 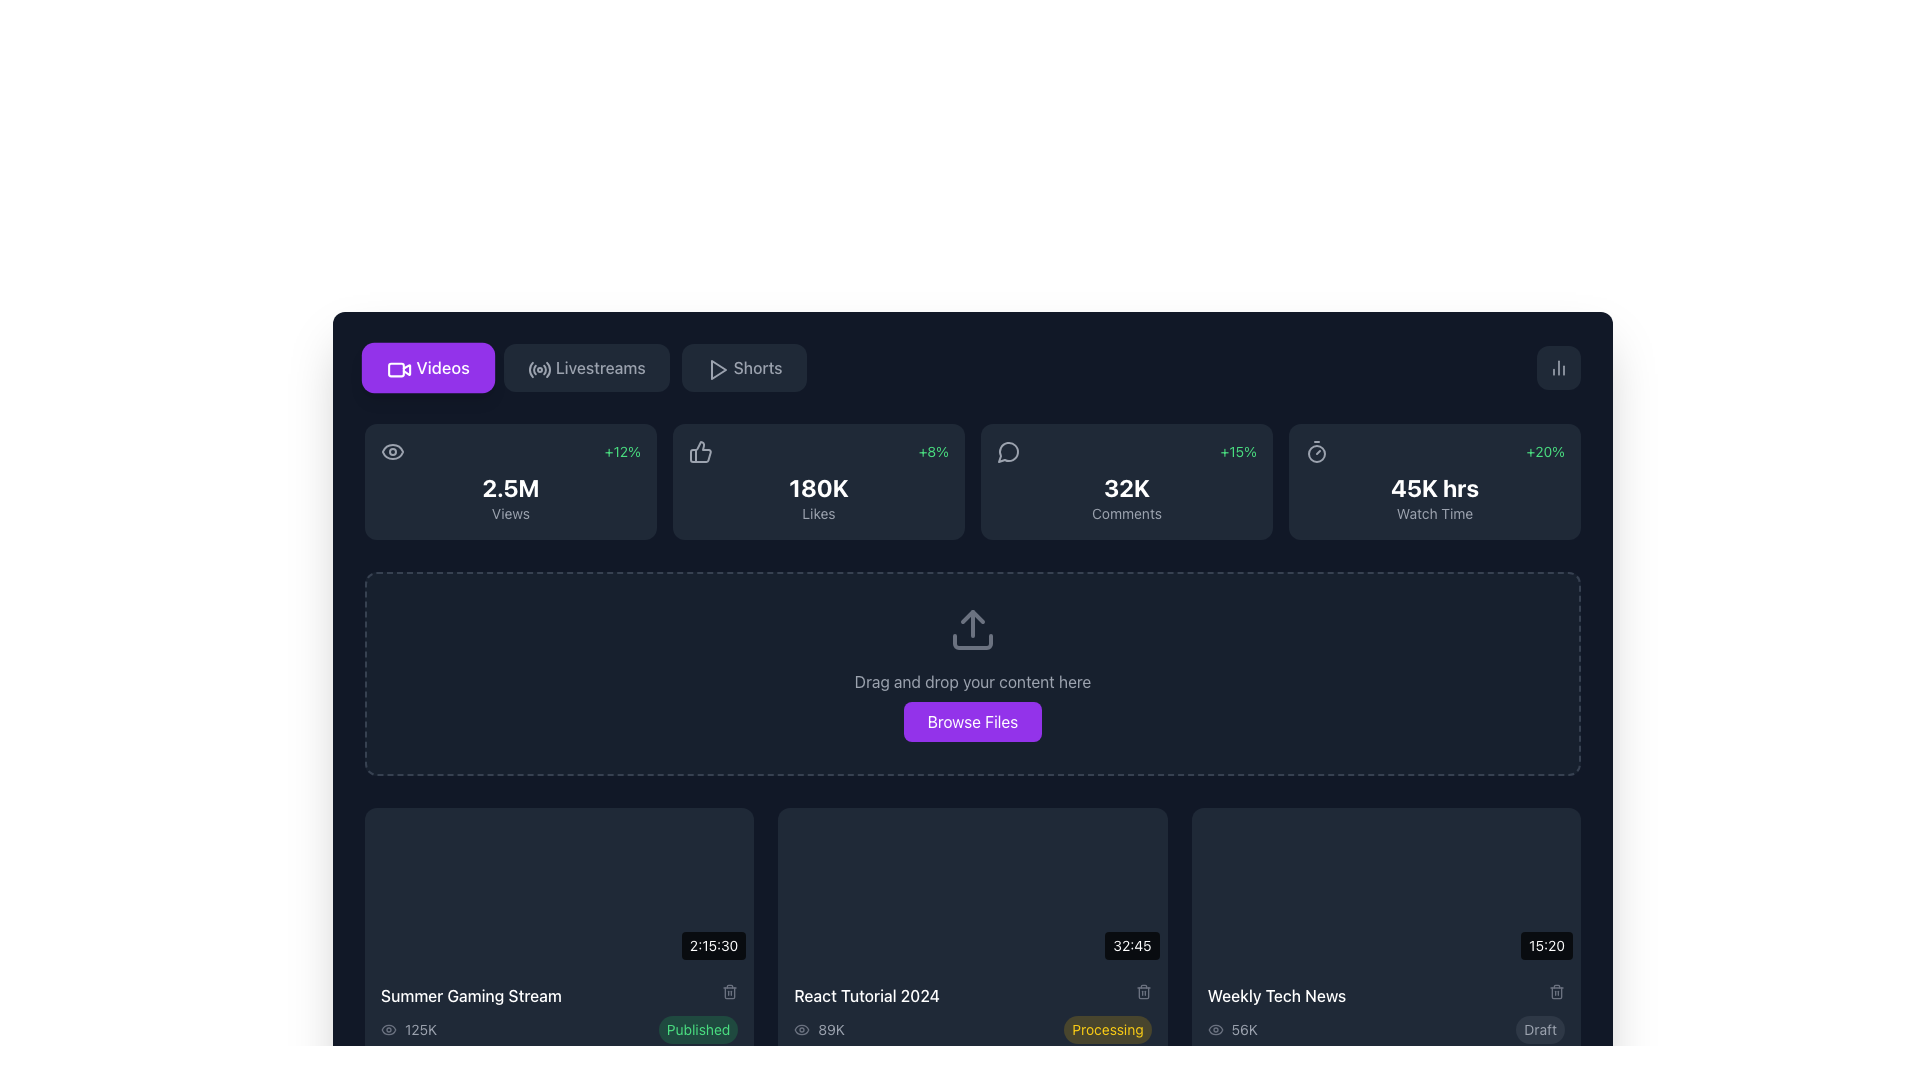 What do you see at coordinates (1237, 451) in the screenshot?
I see `the green text label displaying '+15%' located to the right of the '32K' numerical figure in the top section of the interface` at bounding box center [1237, 451].